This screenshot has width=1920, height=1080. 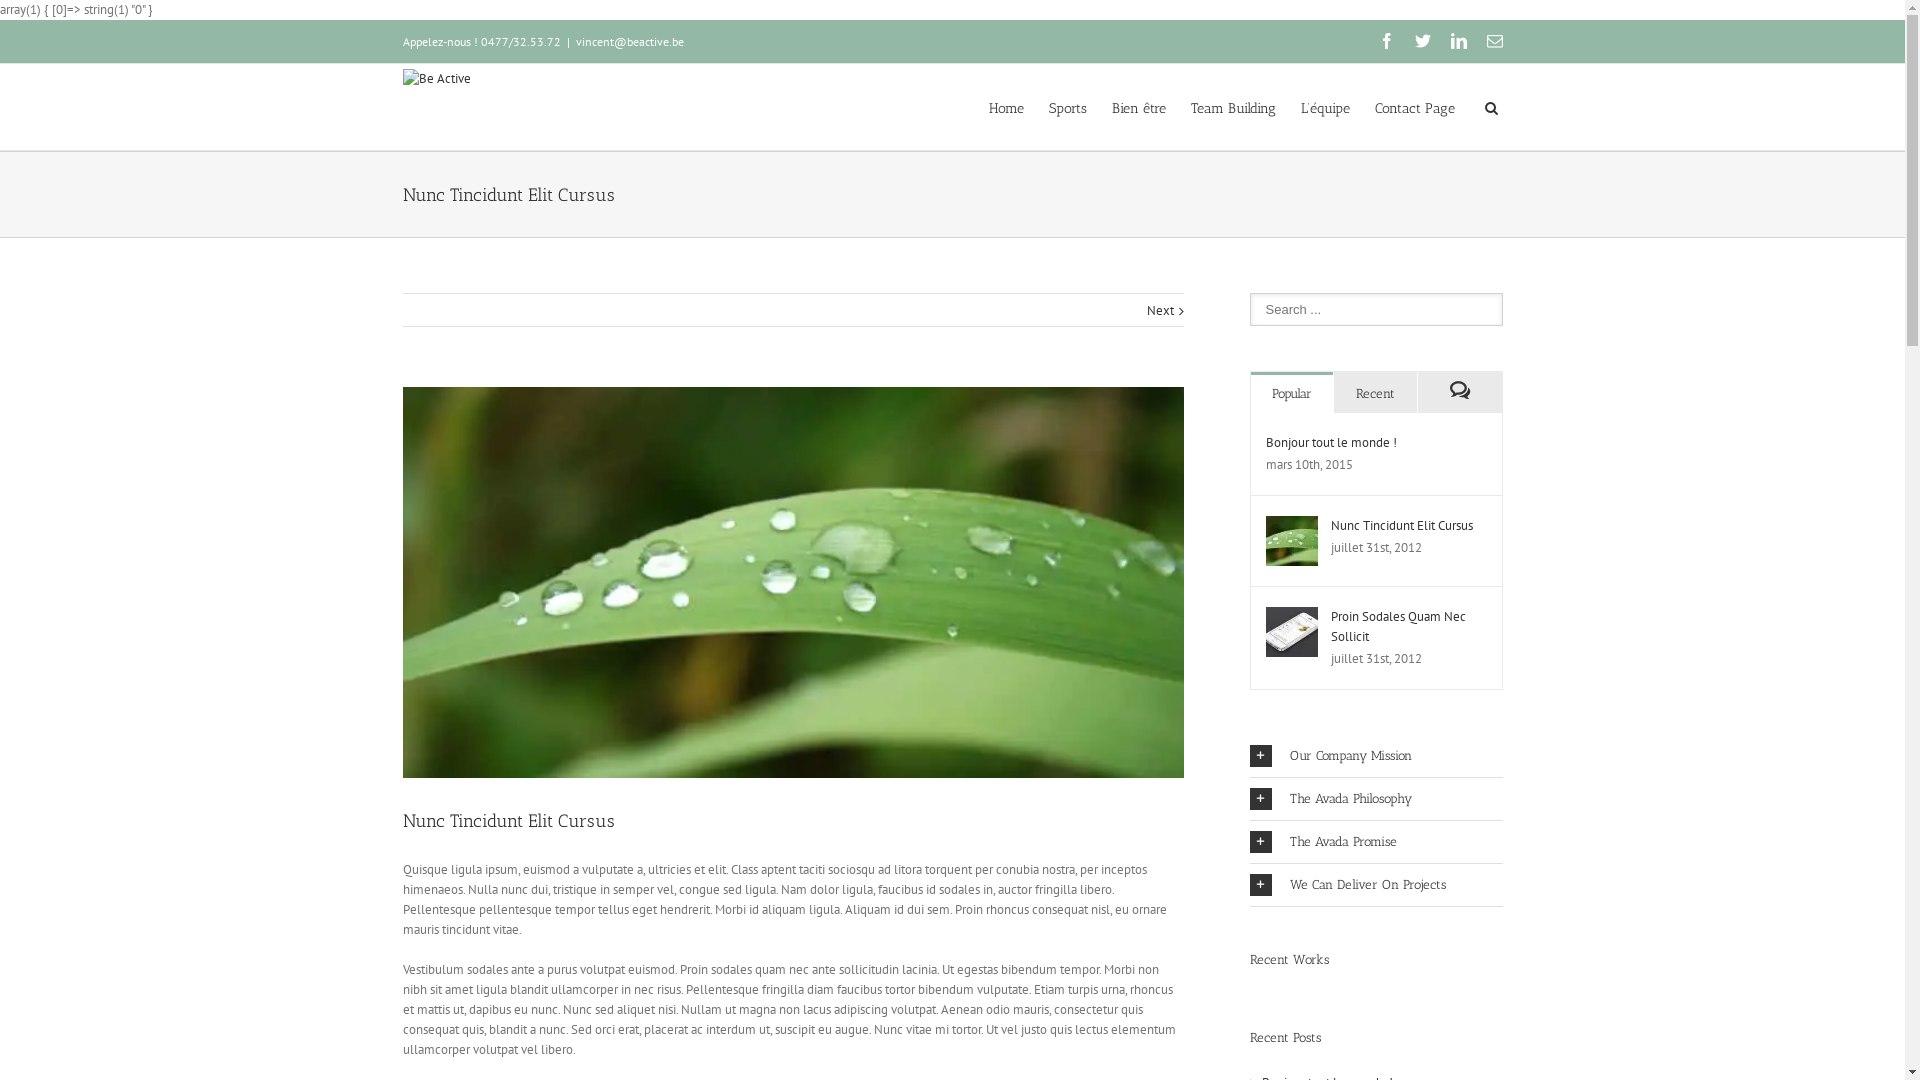 I want to click on 'Linkedin', so click(x=1458, y=41).